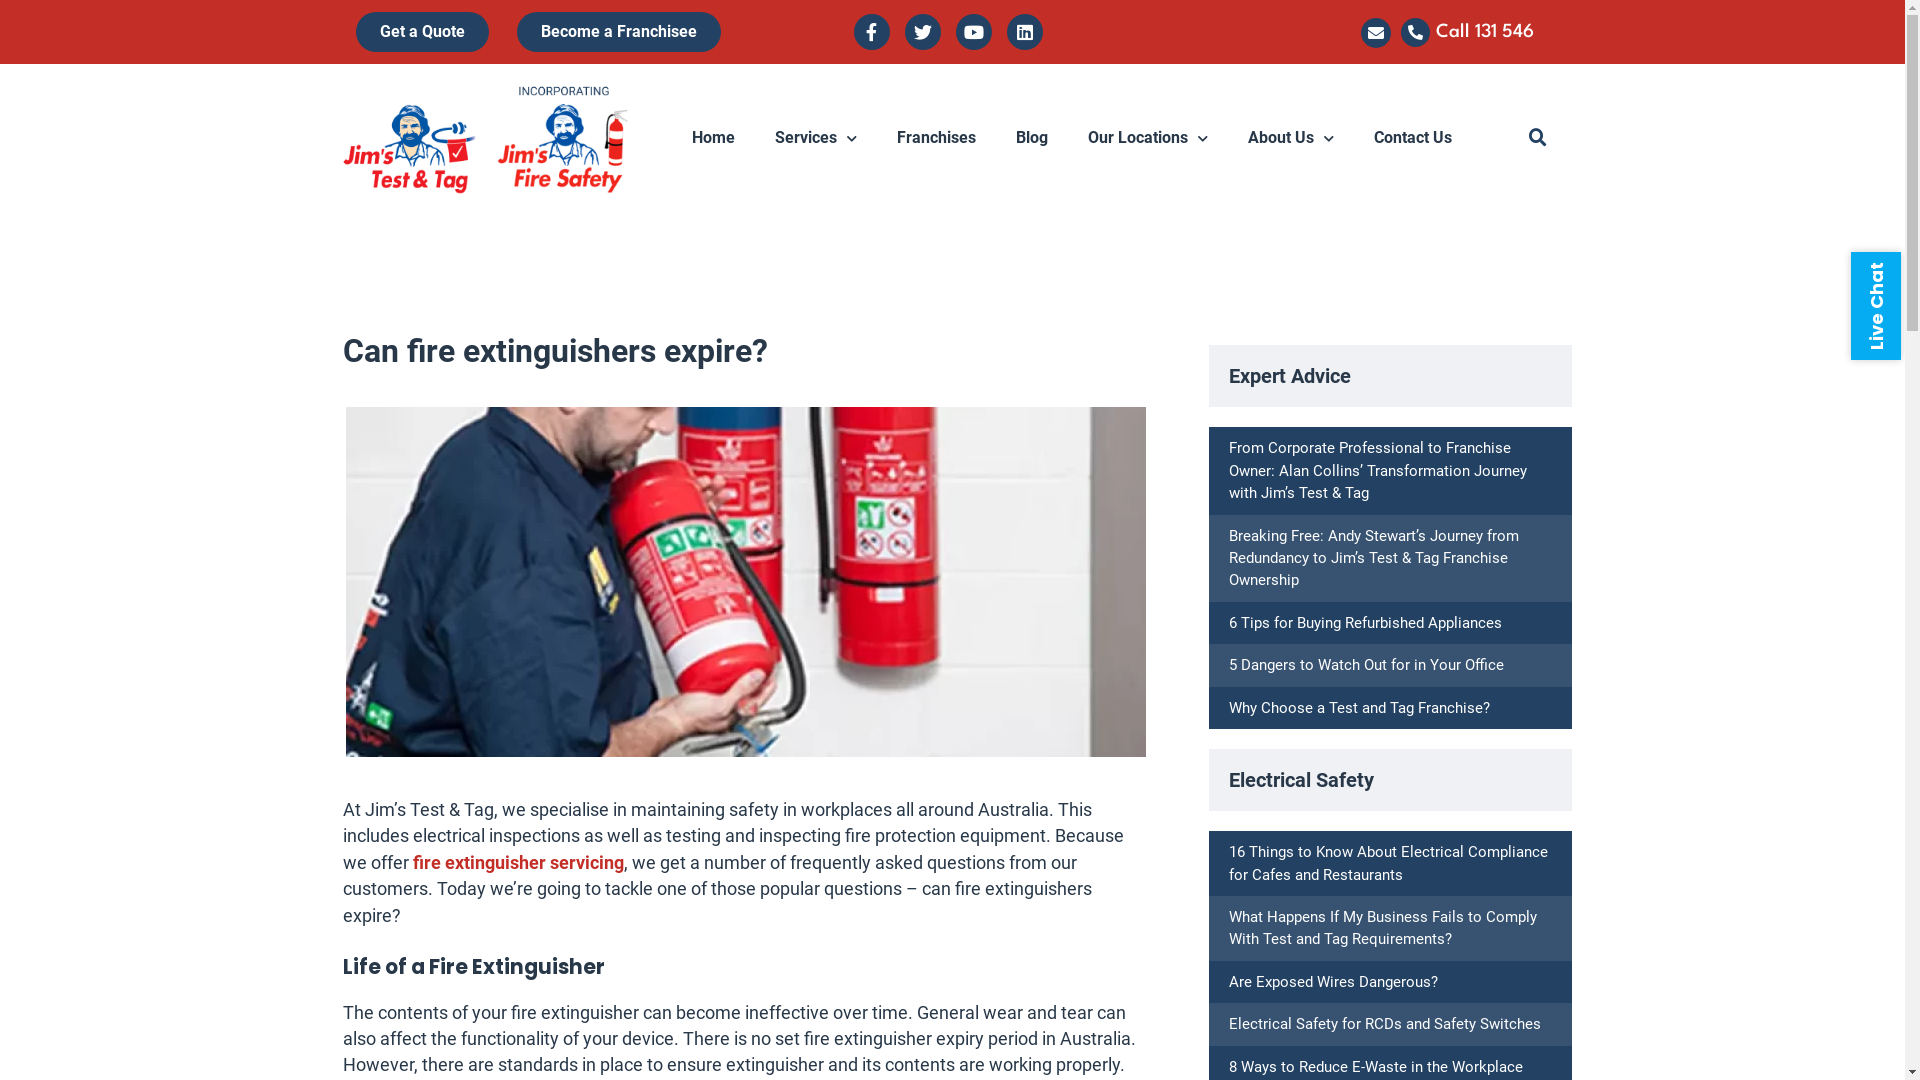  Describe the element at coordinates (1375, 1066) in the screenshot. I see `'8 Ways to Reduce E-Waste in the Workplace'` at that location.